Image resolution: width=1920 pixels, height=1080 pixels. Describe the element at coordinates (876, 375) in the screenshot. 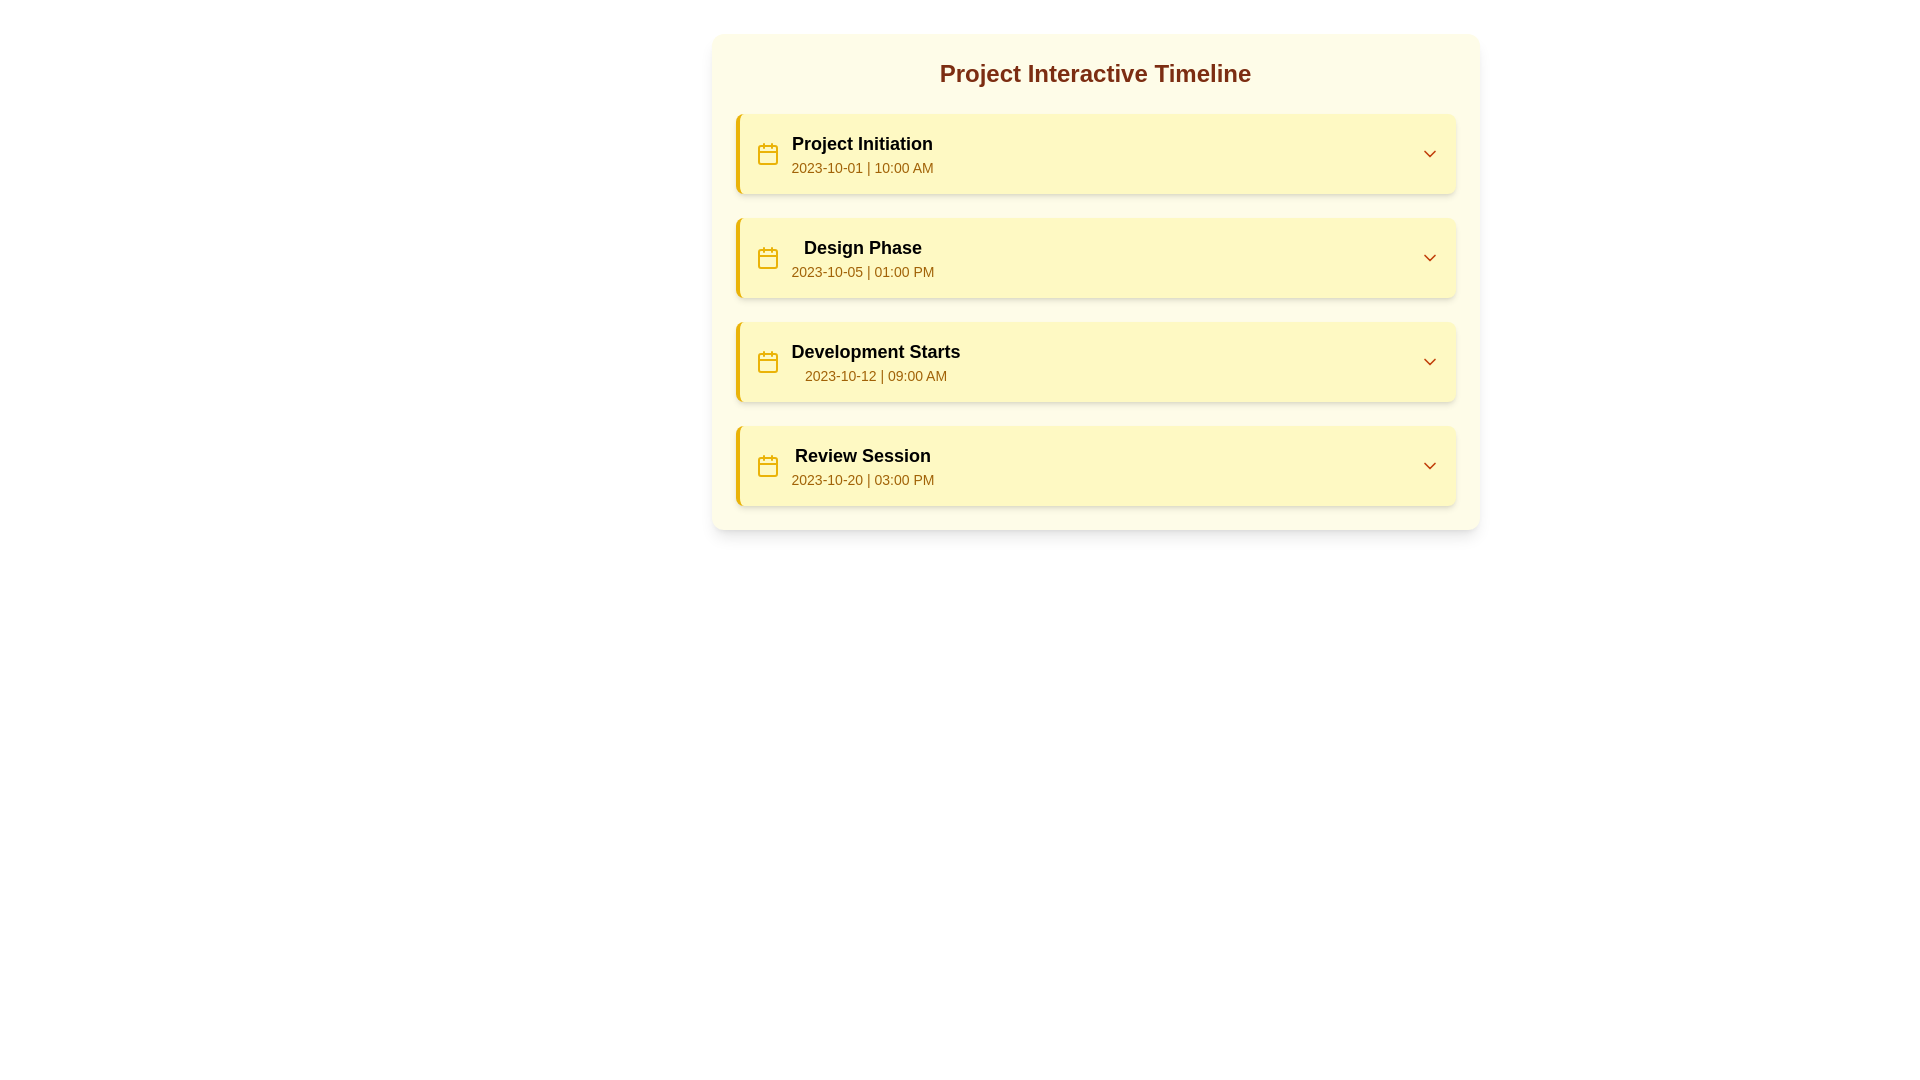

I see `the text label displaying the timestamp '2023-10-12 | 09:00 AM' located below the 'Development Starts' title in the third section of the 'Project Interactive Timeline'` at that location.